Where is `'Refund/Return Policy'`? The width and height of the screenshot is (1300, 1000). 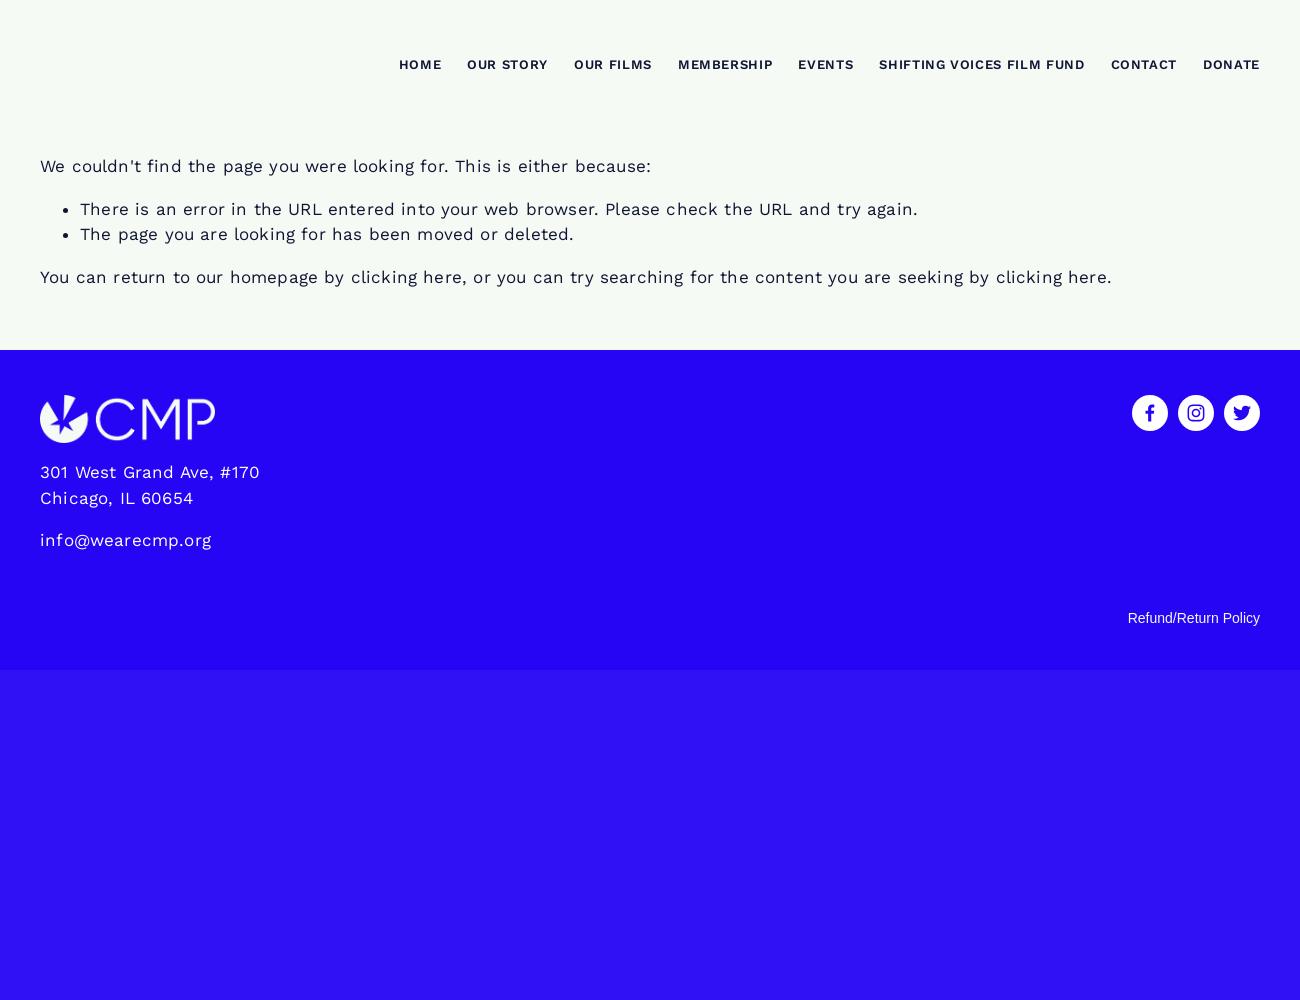
'Refund/Return Policy' is located at coordinates (1125, 616).